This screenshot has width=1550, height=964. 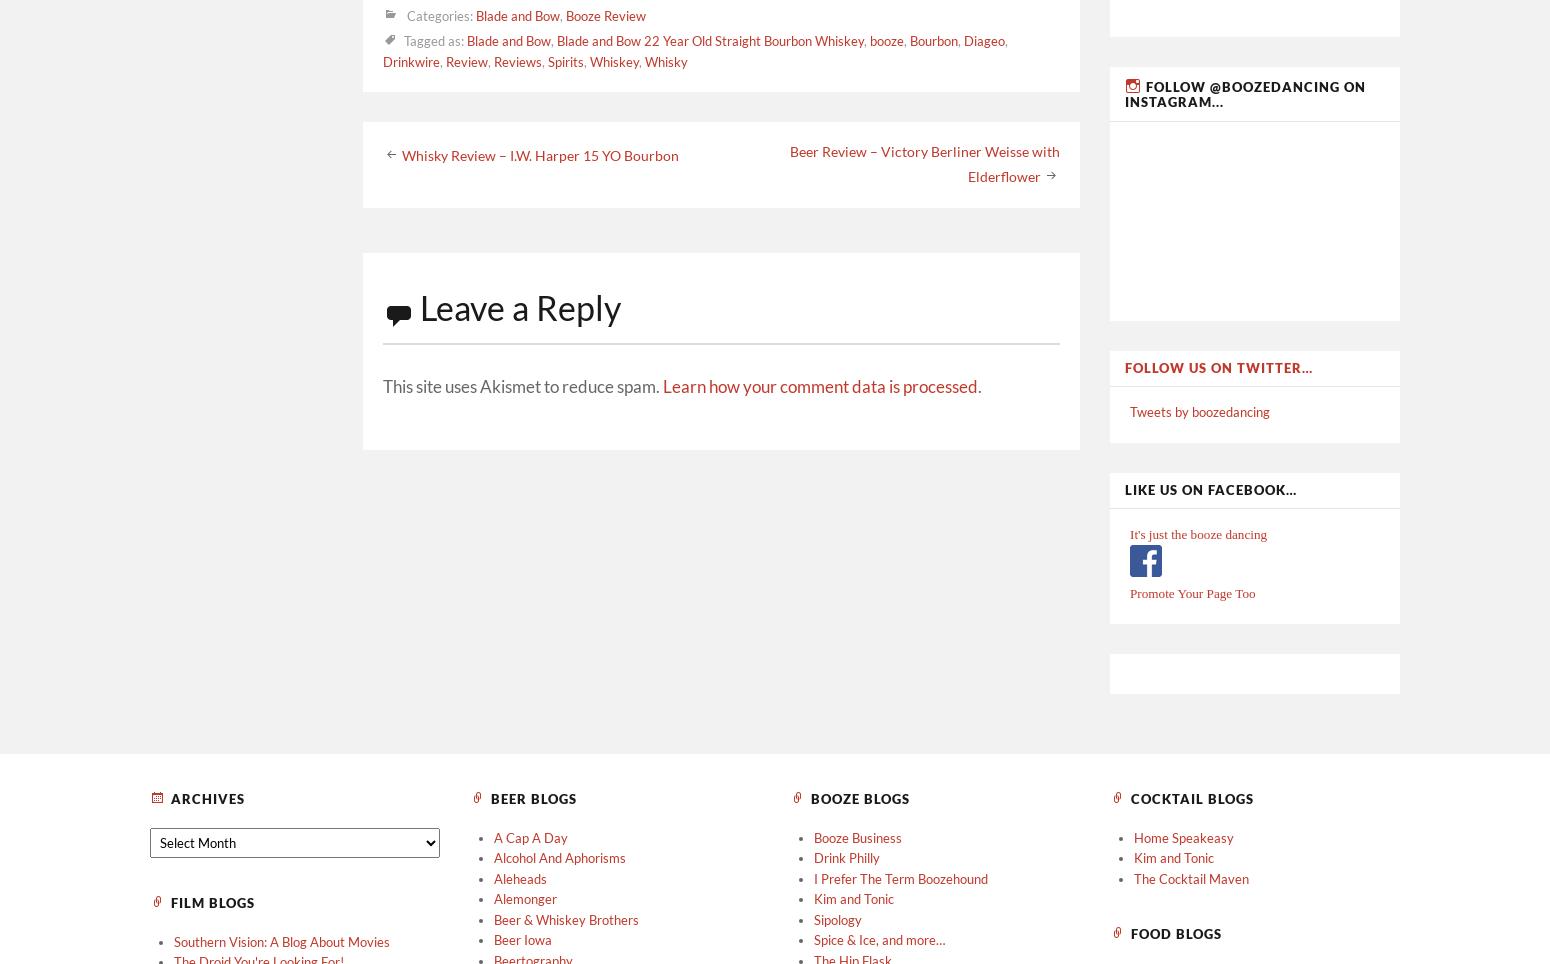 I want to click on 'Booze Blogs', so click(x=860, y=798).